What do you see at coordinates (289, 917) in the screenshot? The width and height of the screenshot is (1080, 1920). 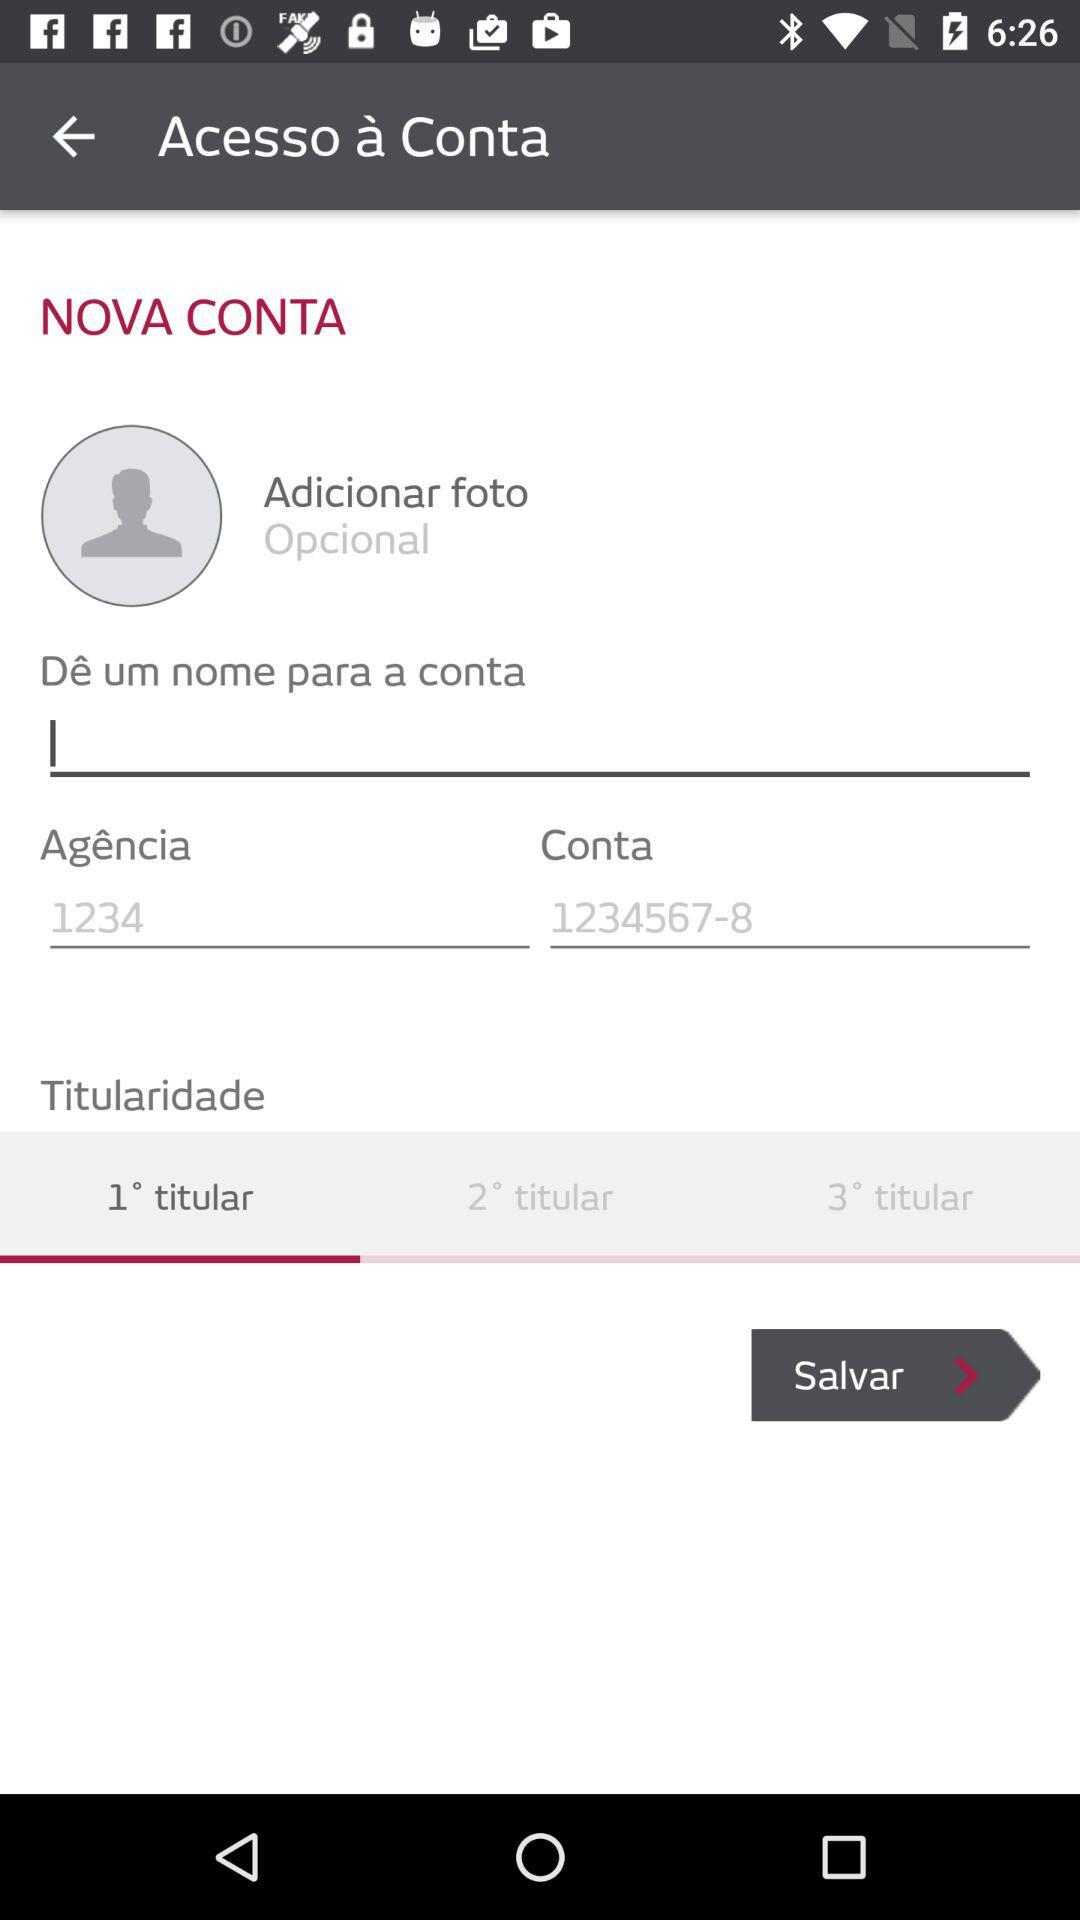 I see `agency name` at bounding box center [289, 917].